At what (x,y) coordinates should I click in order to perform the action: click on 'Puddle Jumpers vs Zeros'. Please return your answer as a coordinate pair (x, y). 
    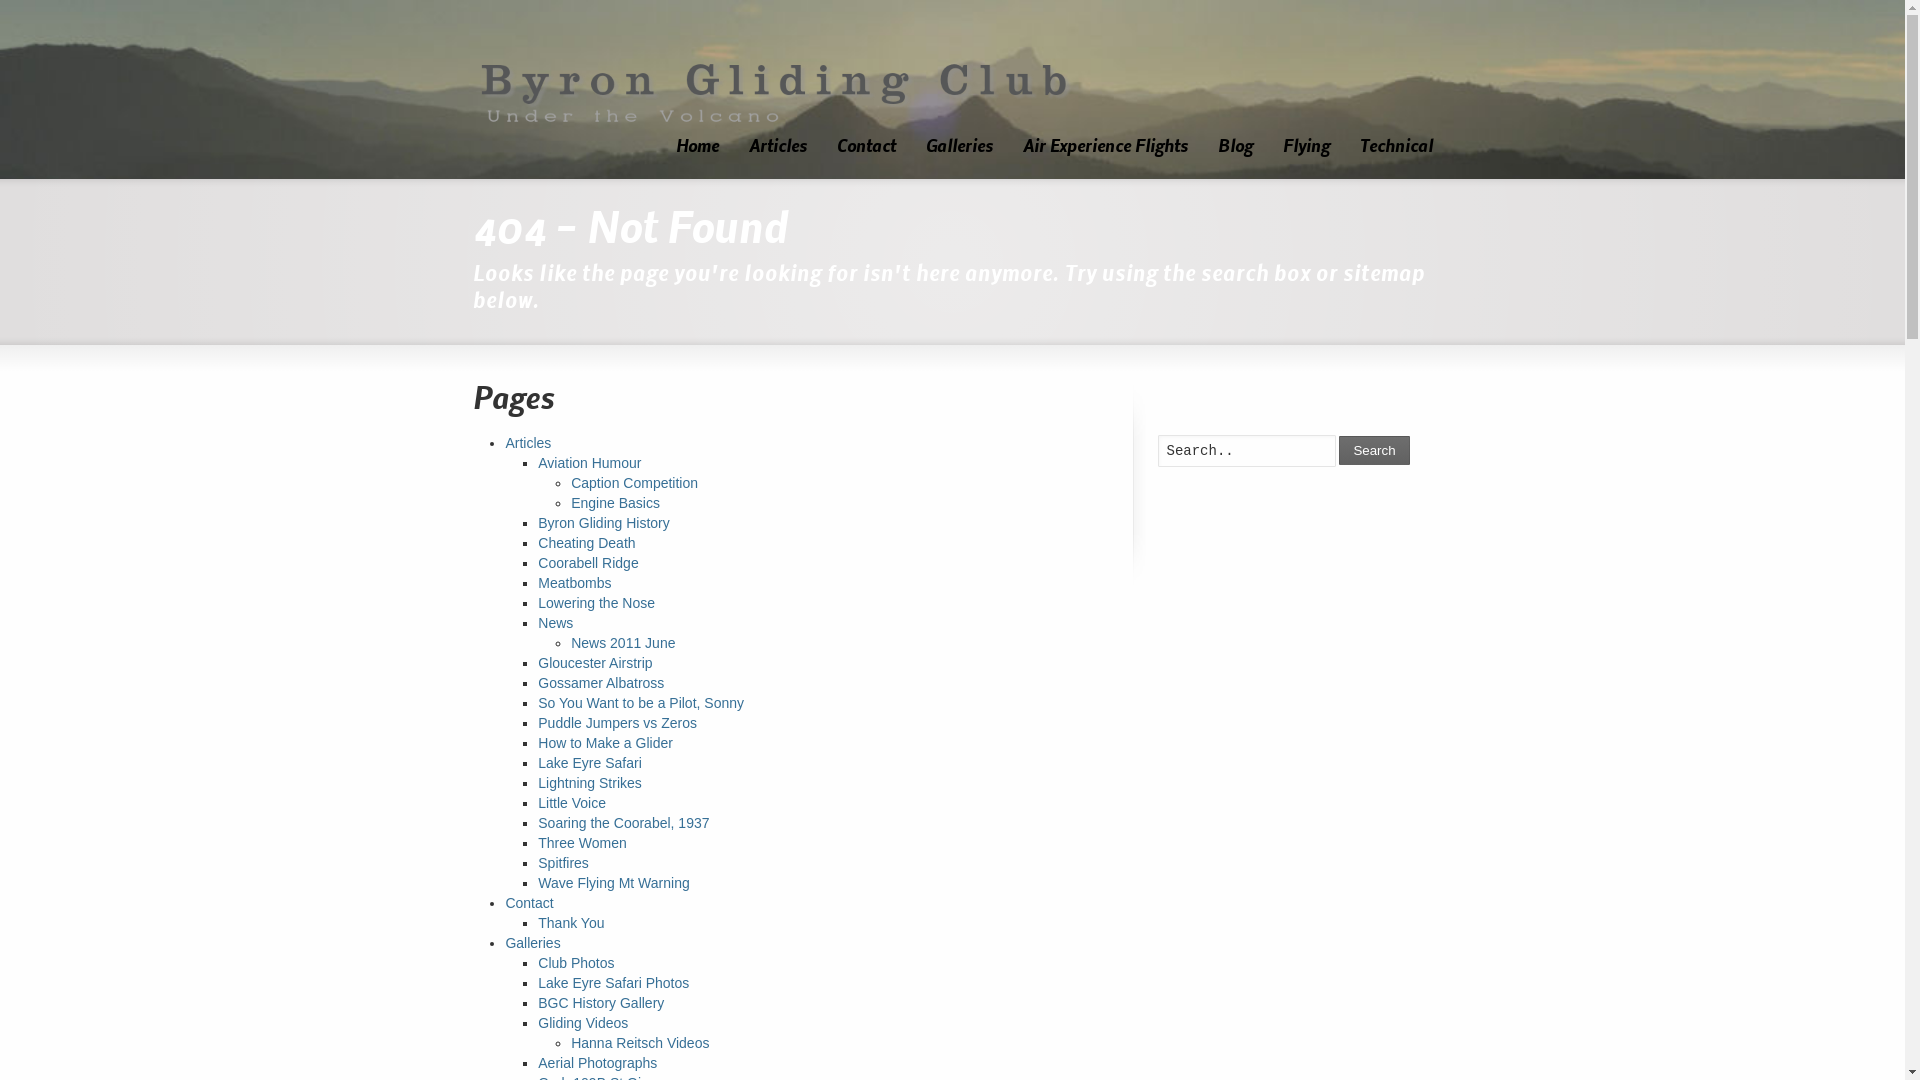
    Looking at the image, I should click on (616, 722).